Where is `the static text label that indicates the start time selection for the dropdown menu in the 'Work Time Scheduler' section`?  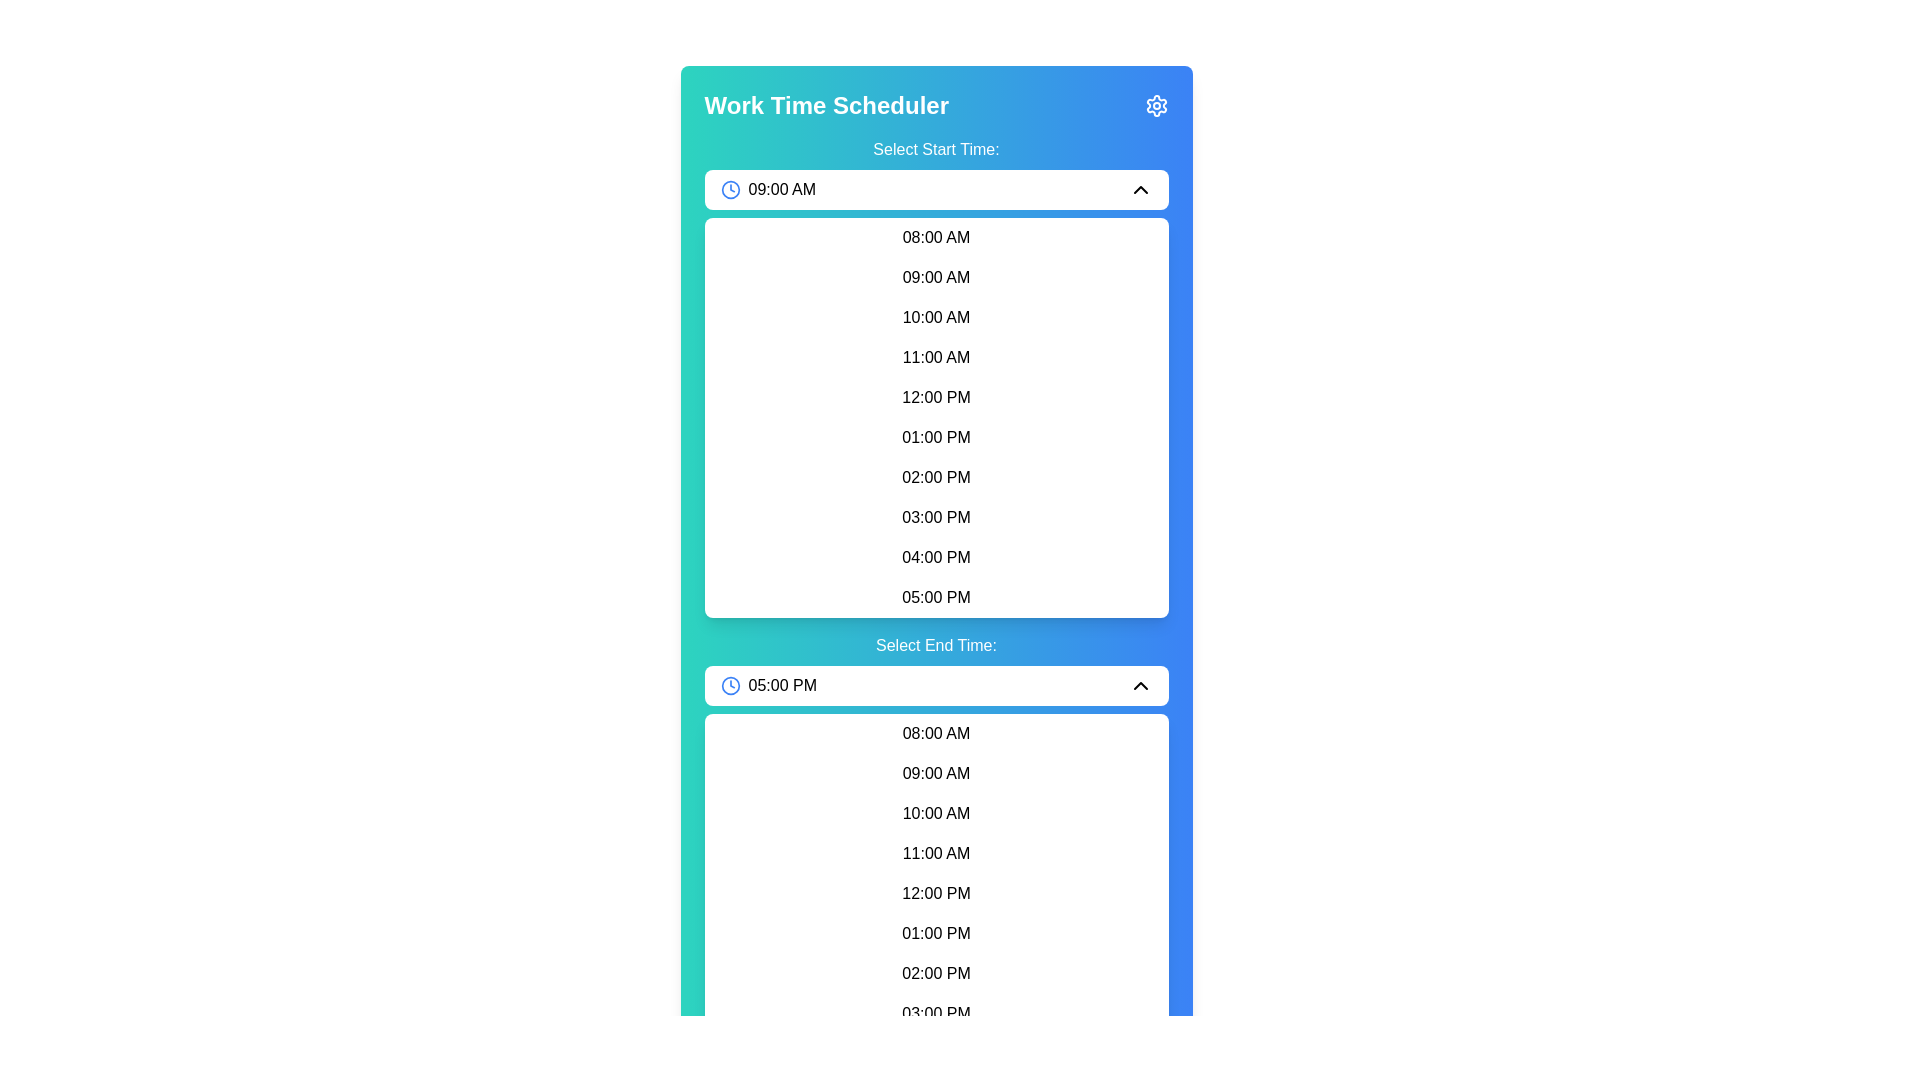
the static text label that indicates the start time selection for the dropdown menu in the 'Work Time Scheduler' section is located at coordinates (935, 149).